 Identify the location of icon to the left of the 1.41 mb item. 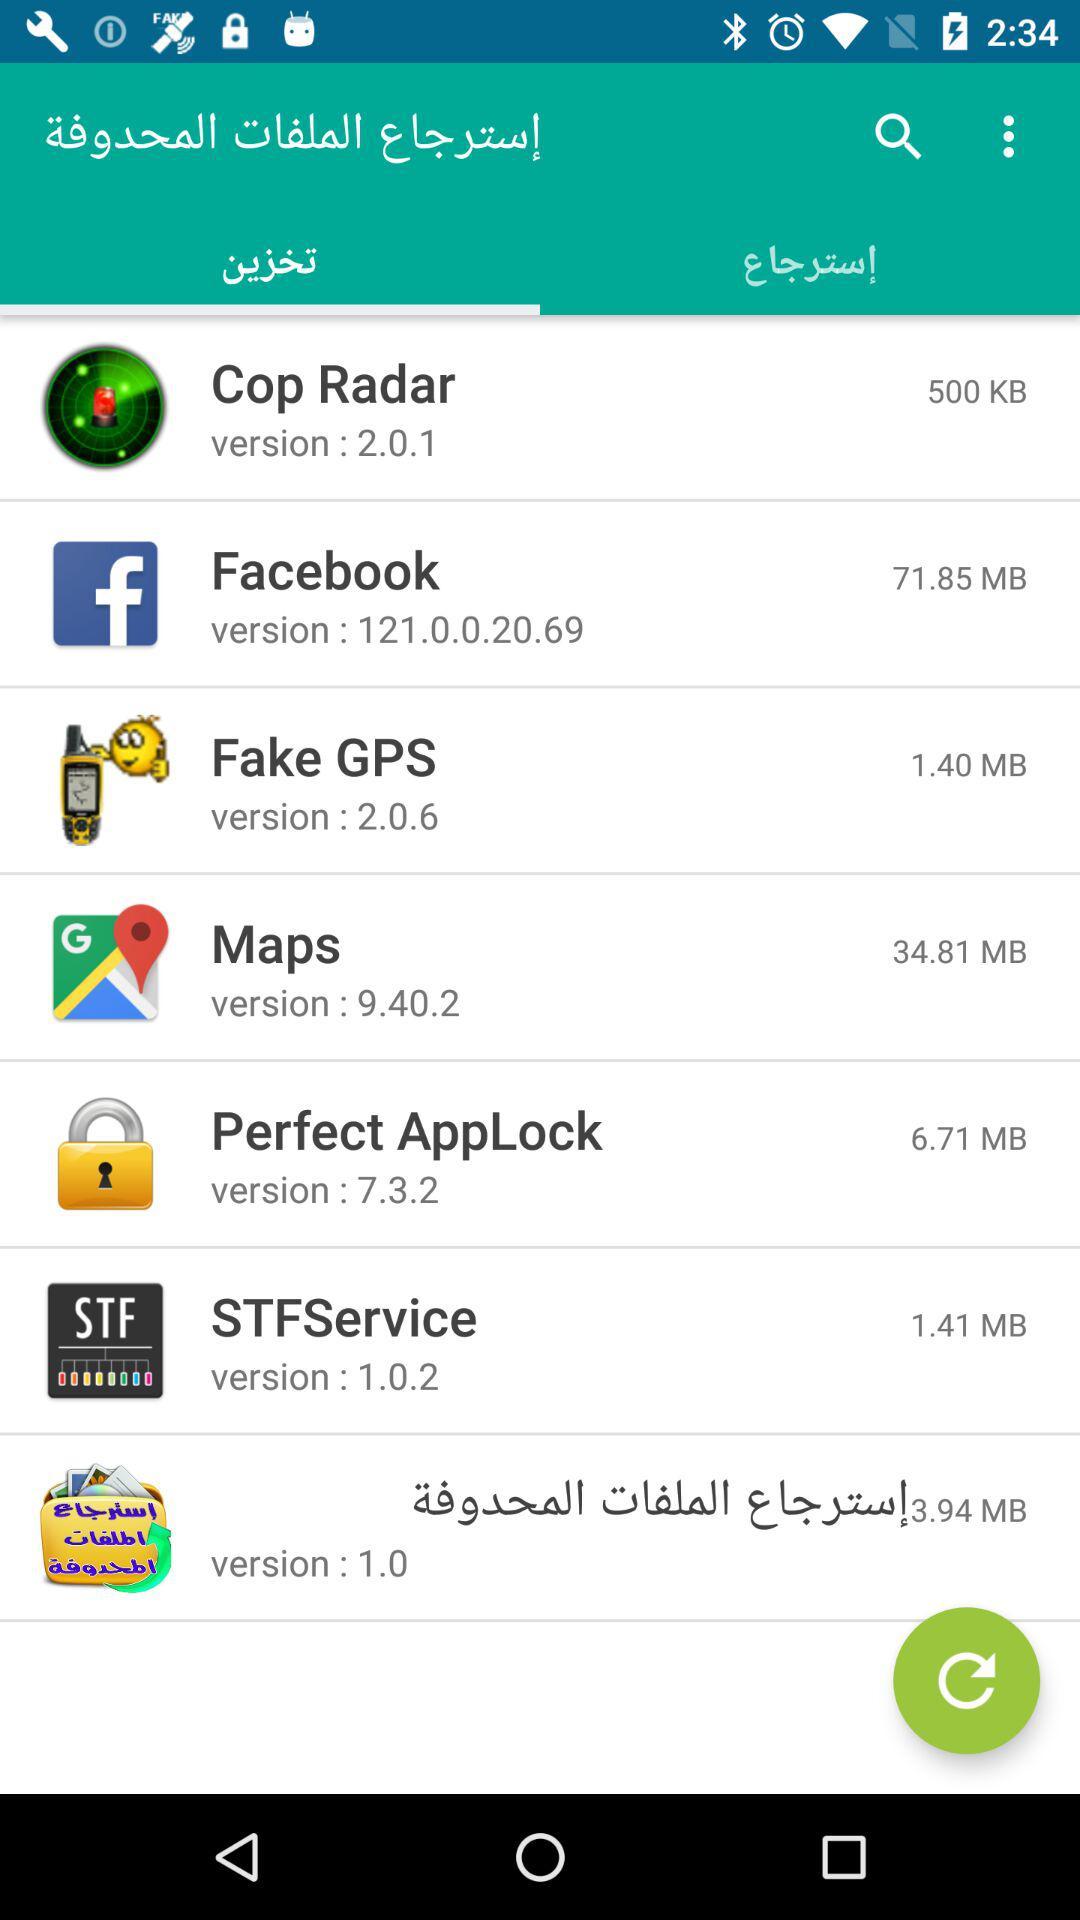
(560, 1315).